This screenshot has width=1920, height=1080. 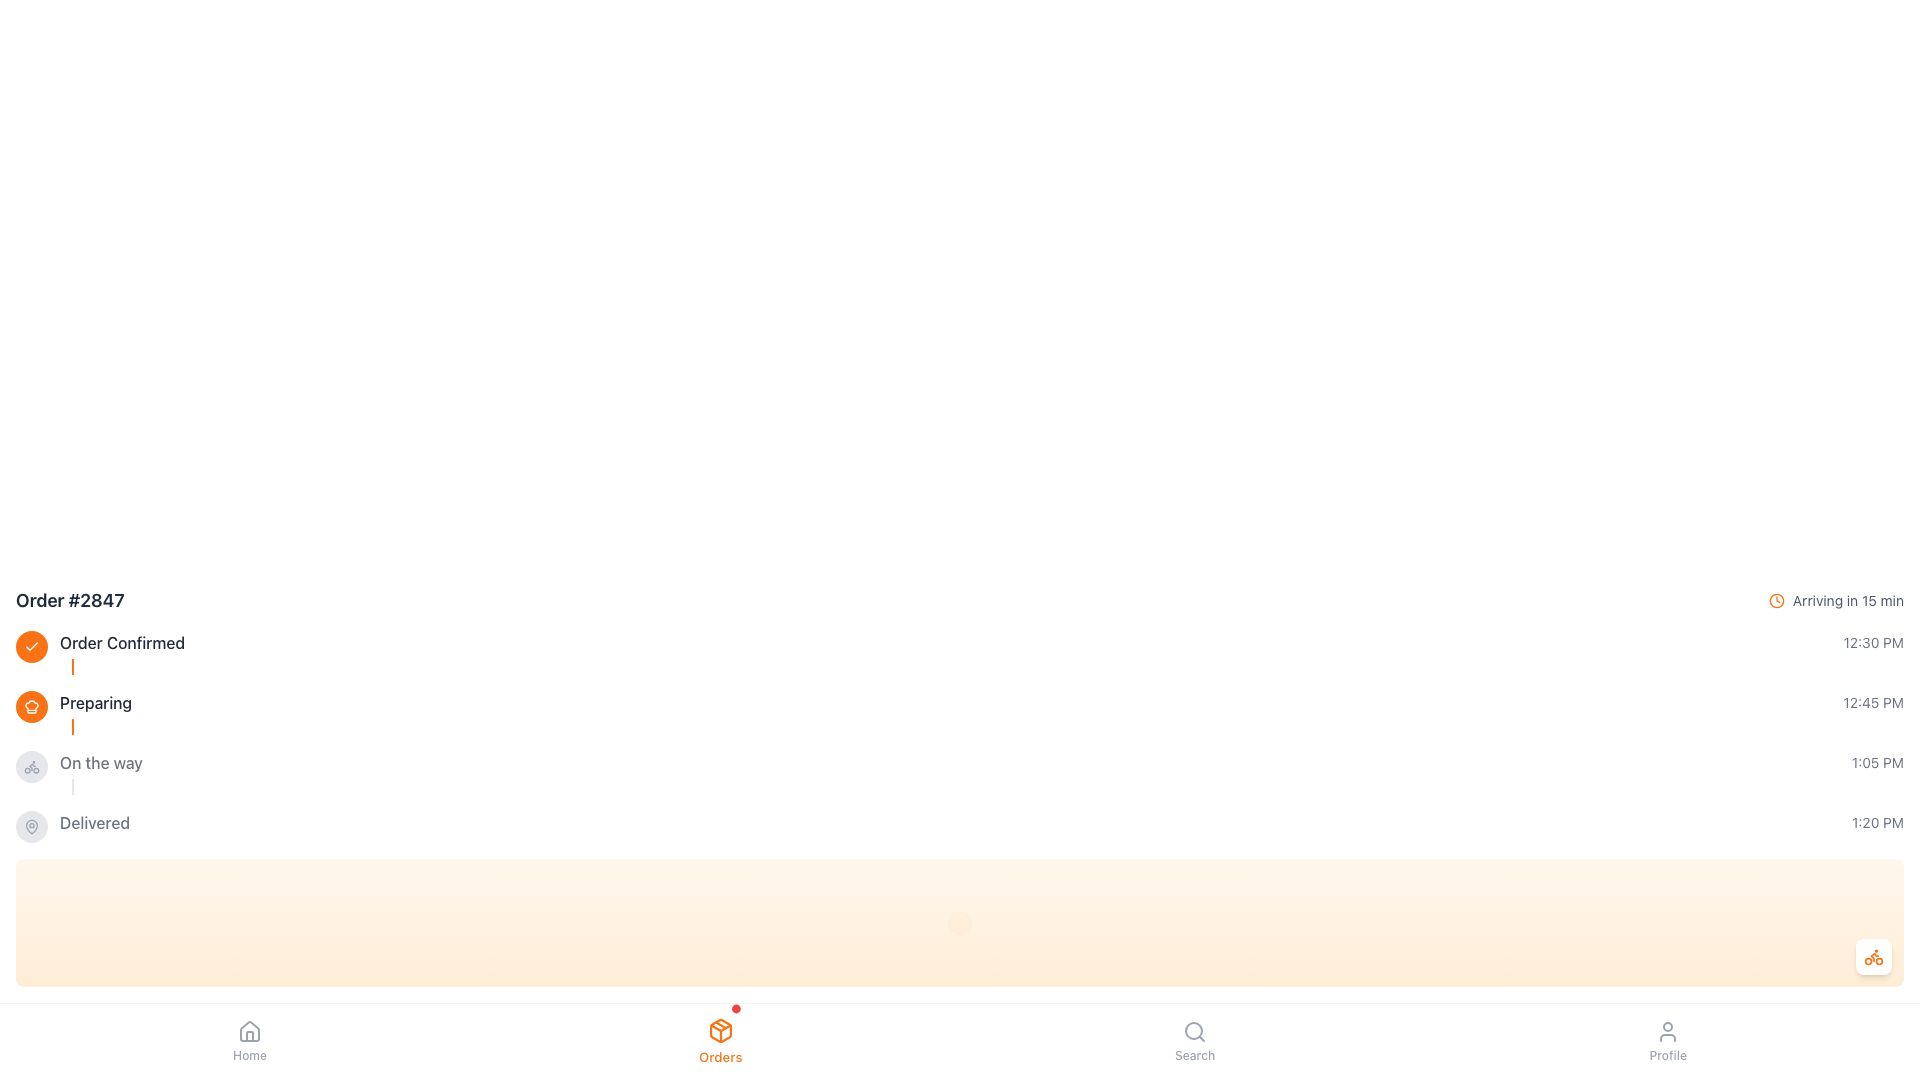 I want to click on the circular icon with a light gray background and bike symbol, which is the third status item labeled 'On the way' in the order statuses list for 'Order #2847', so click(x=32, y=766).